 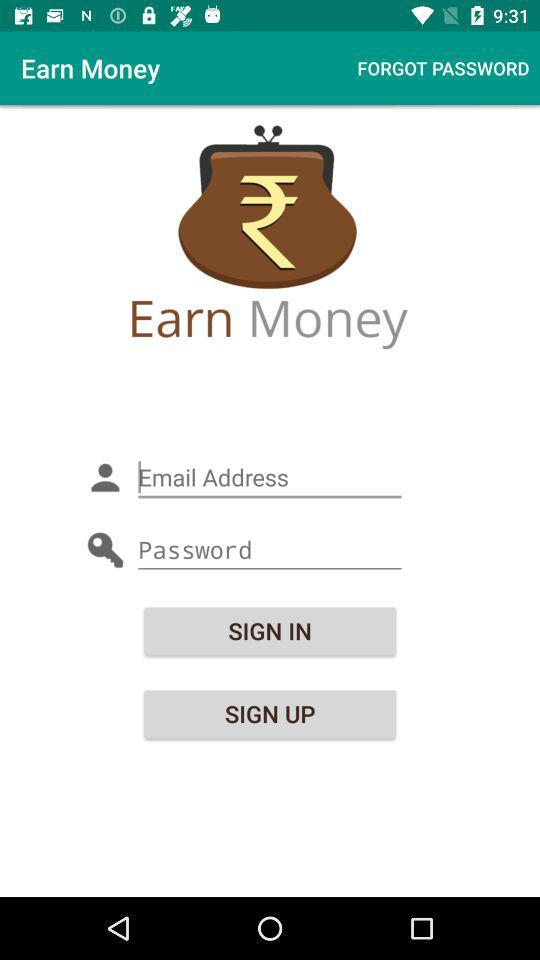 What do you see at coordinates (270, 477) in the screenshot?
I see `type in your email address` at bounding box center [270, 477].